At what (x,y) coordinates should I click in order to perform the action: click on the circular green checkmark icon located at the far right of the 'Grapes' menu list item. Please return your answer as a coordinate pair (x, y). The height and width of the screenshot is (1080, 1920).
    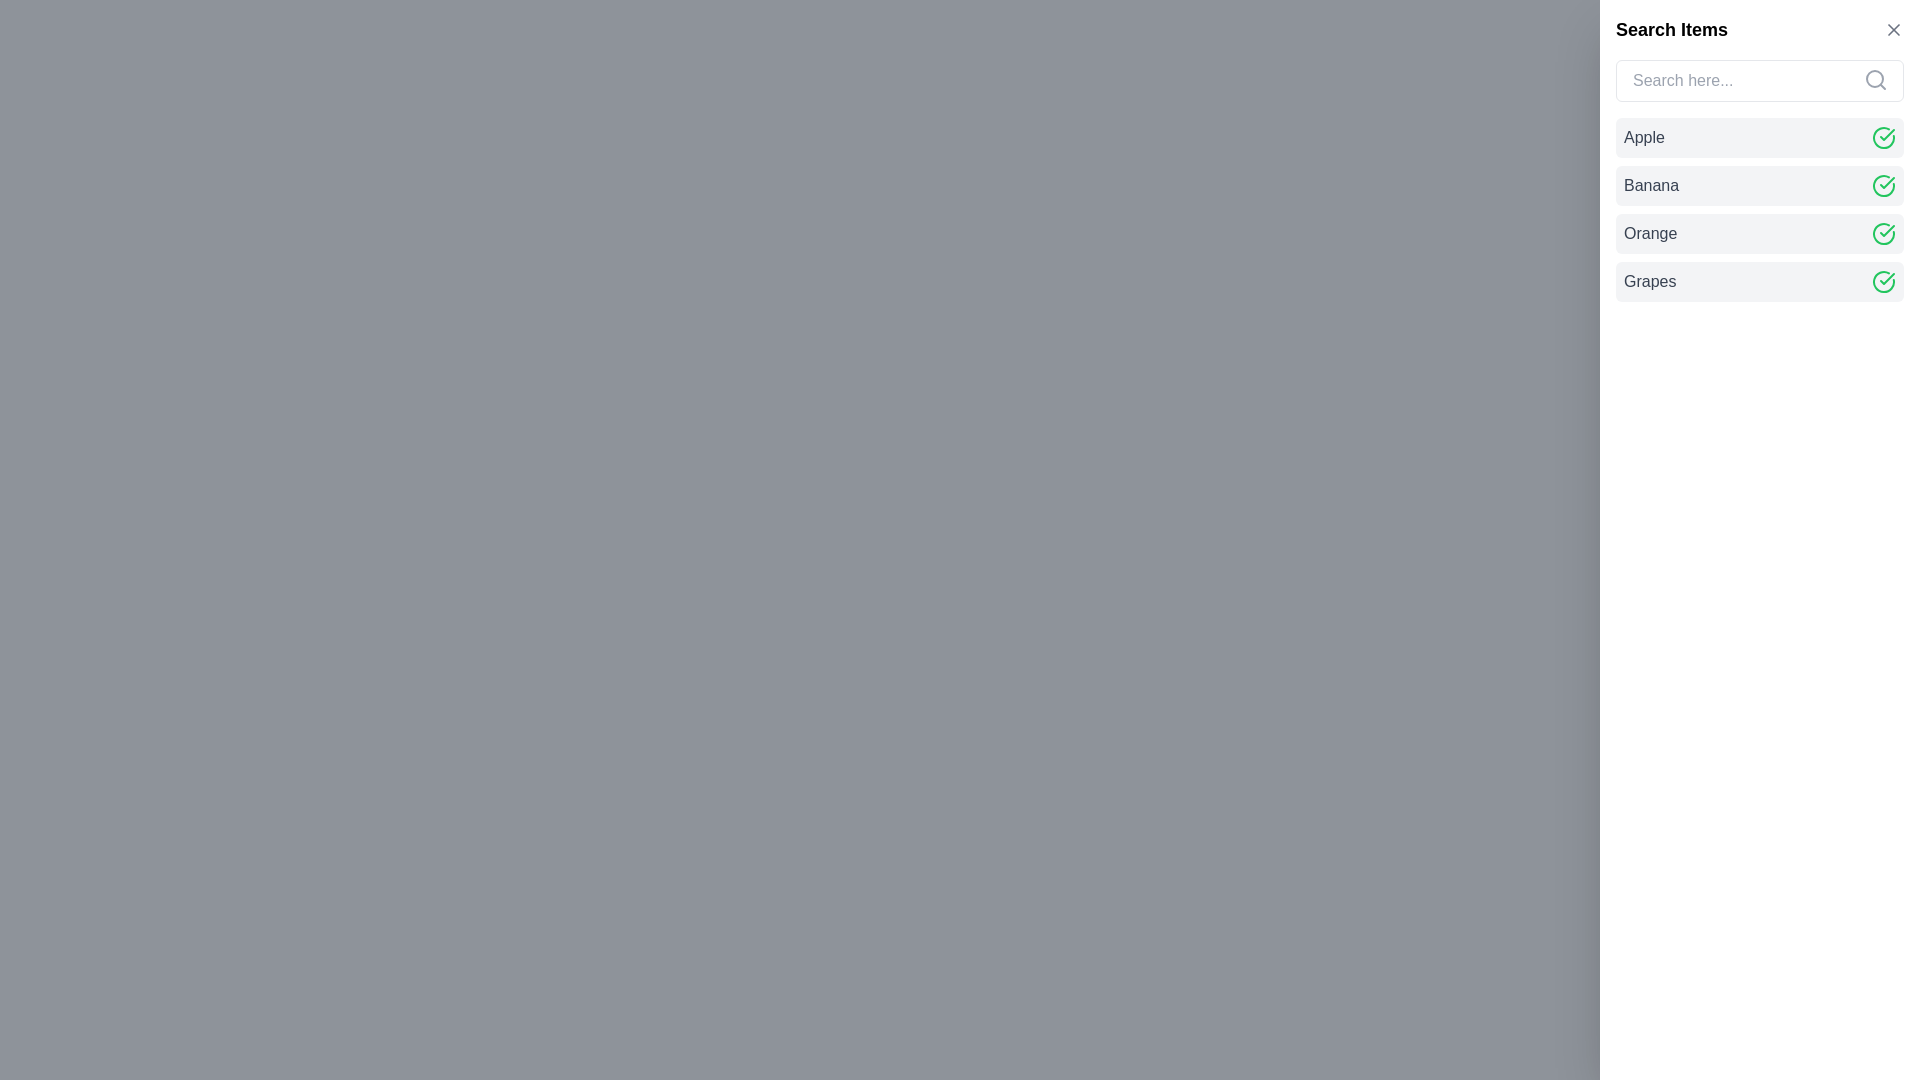
    Looking at the image, I should click on (1882, 281).